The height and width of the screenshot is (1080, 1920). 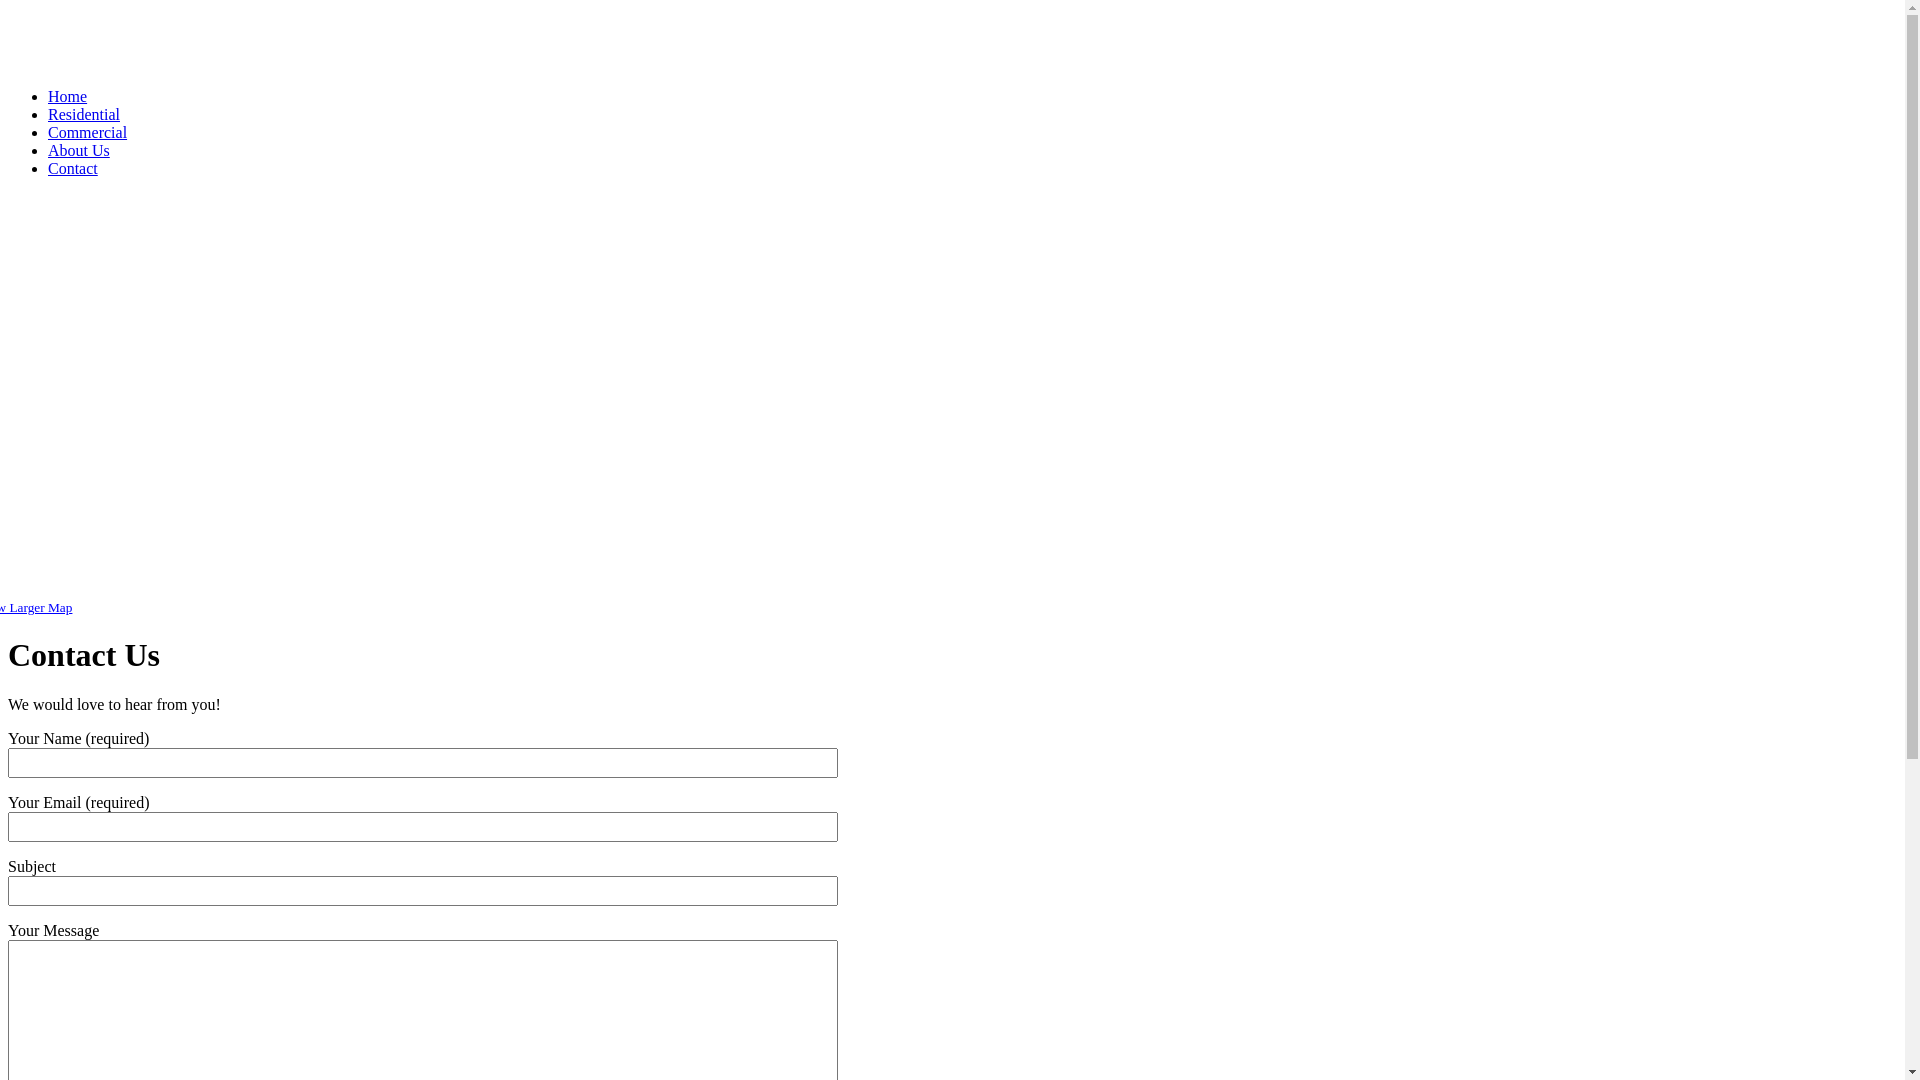 I want to click on 'Home', so click(x=67, y=96).